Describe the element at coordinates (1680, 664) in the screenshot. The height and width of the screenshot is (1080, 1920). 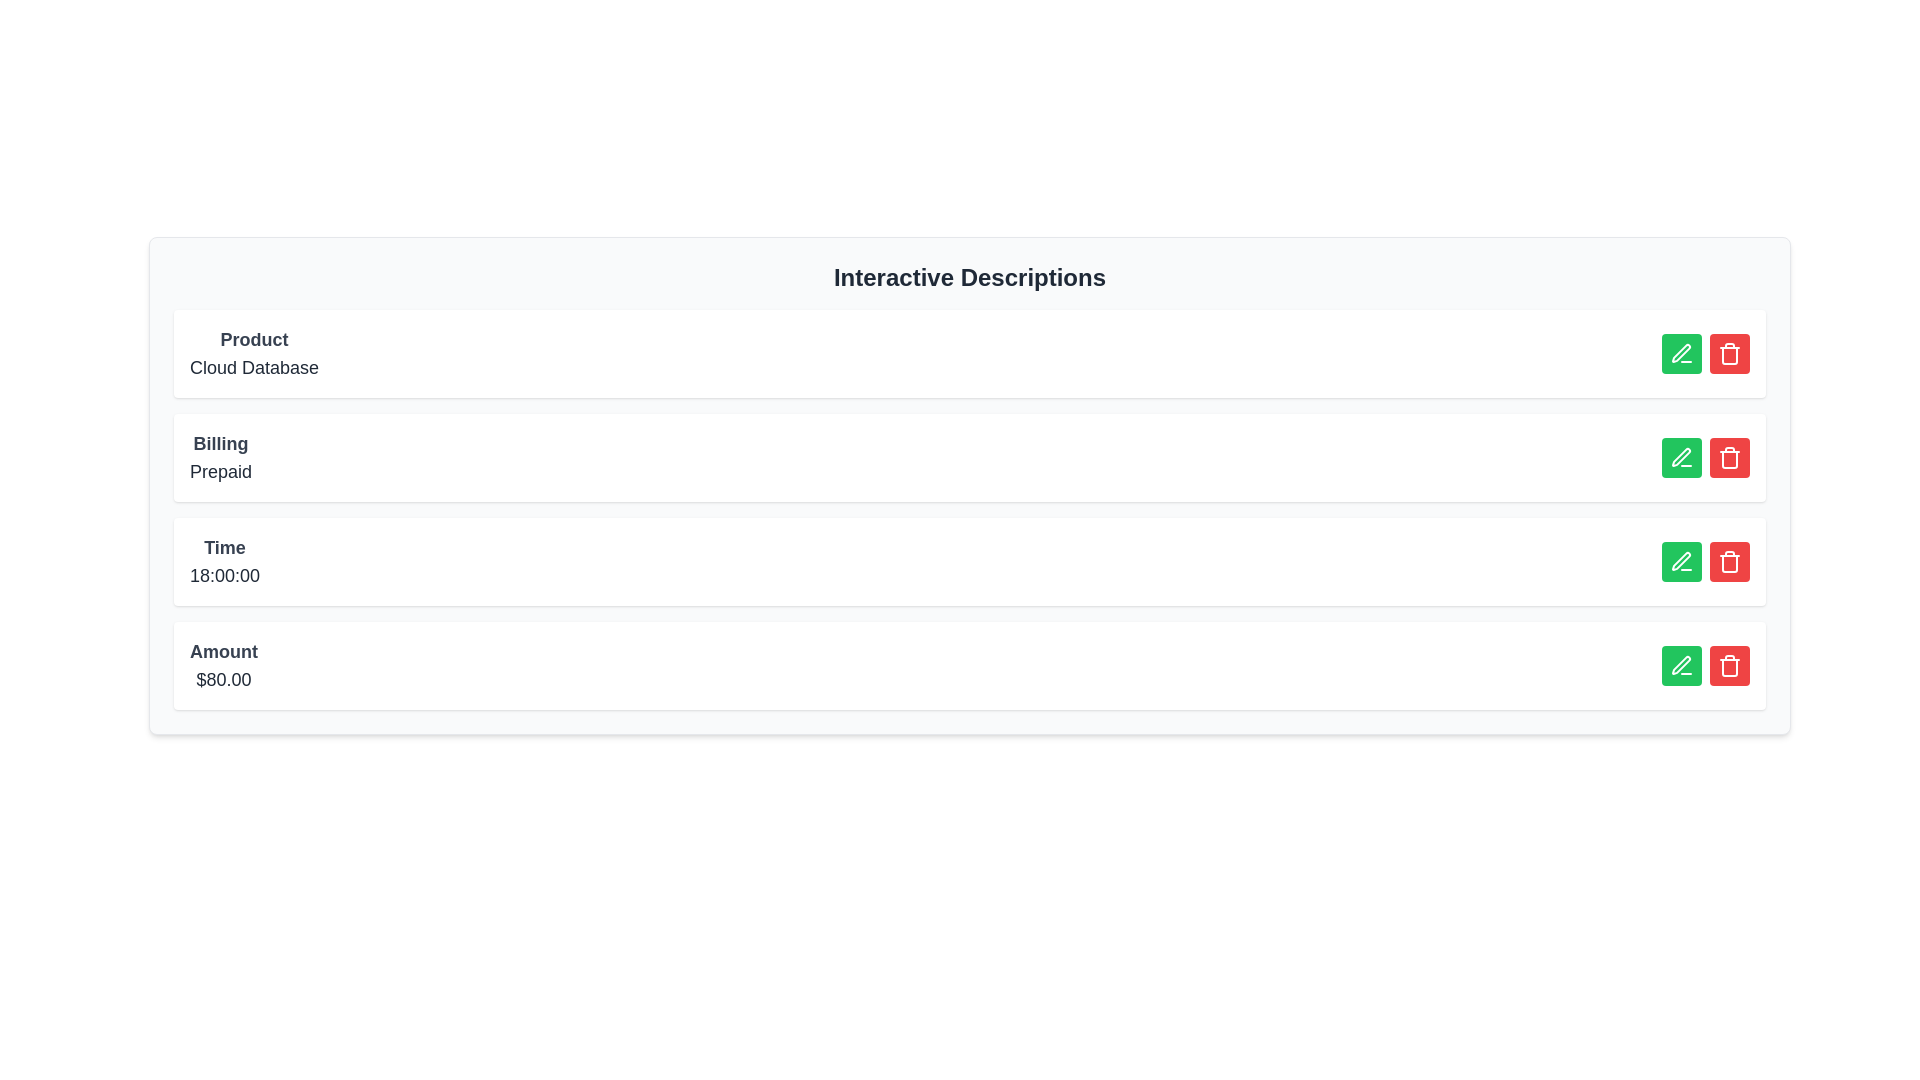
I see `the edit icon located in the bottom-most row of the interface, to the far right within the same row as the 'Amount' label and value to initiate an edit action` at that location.